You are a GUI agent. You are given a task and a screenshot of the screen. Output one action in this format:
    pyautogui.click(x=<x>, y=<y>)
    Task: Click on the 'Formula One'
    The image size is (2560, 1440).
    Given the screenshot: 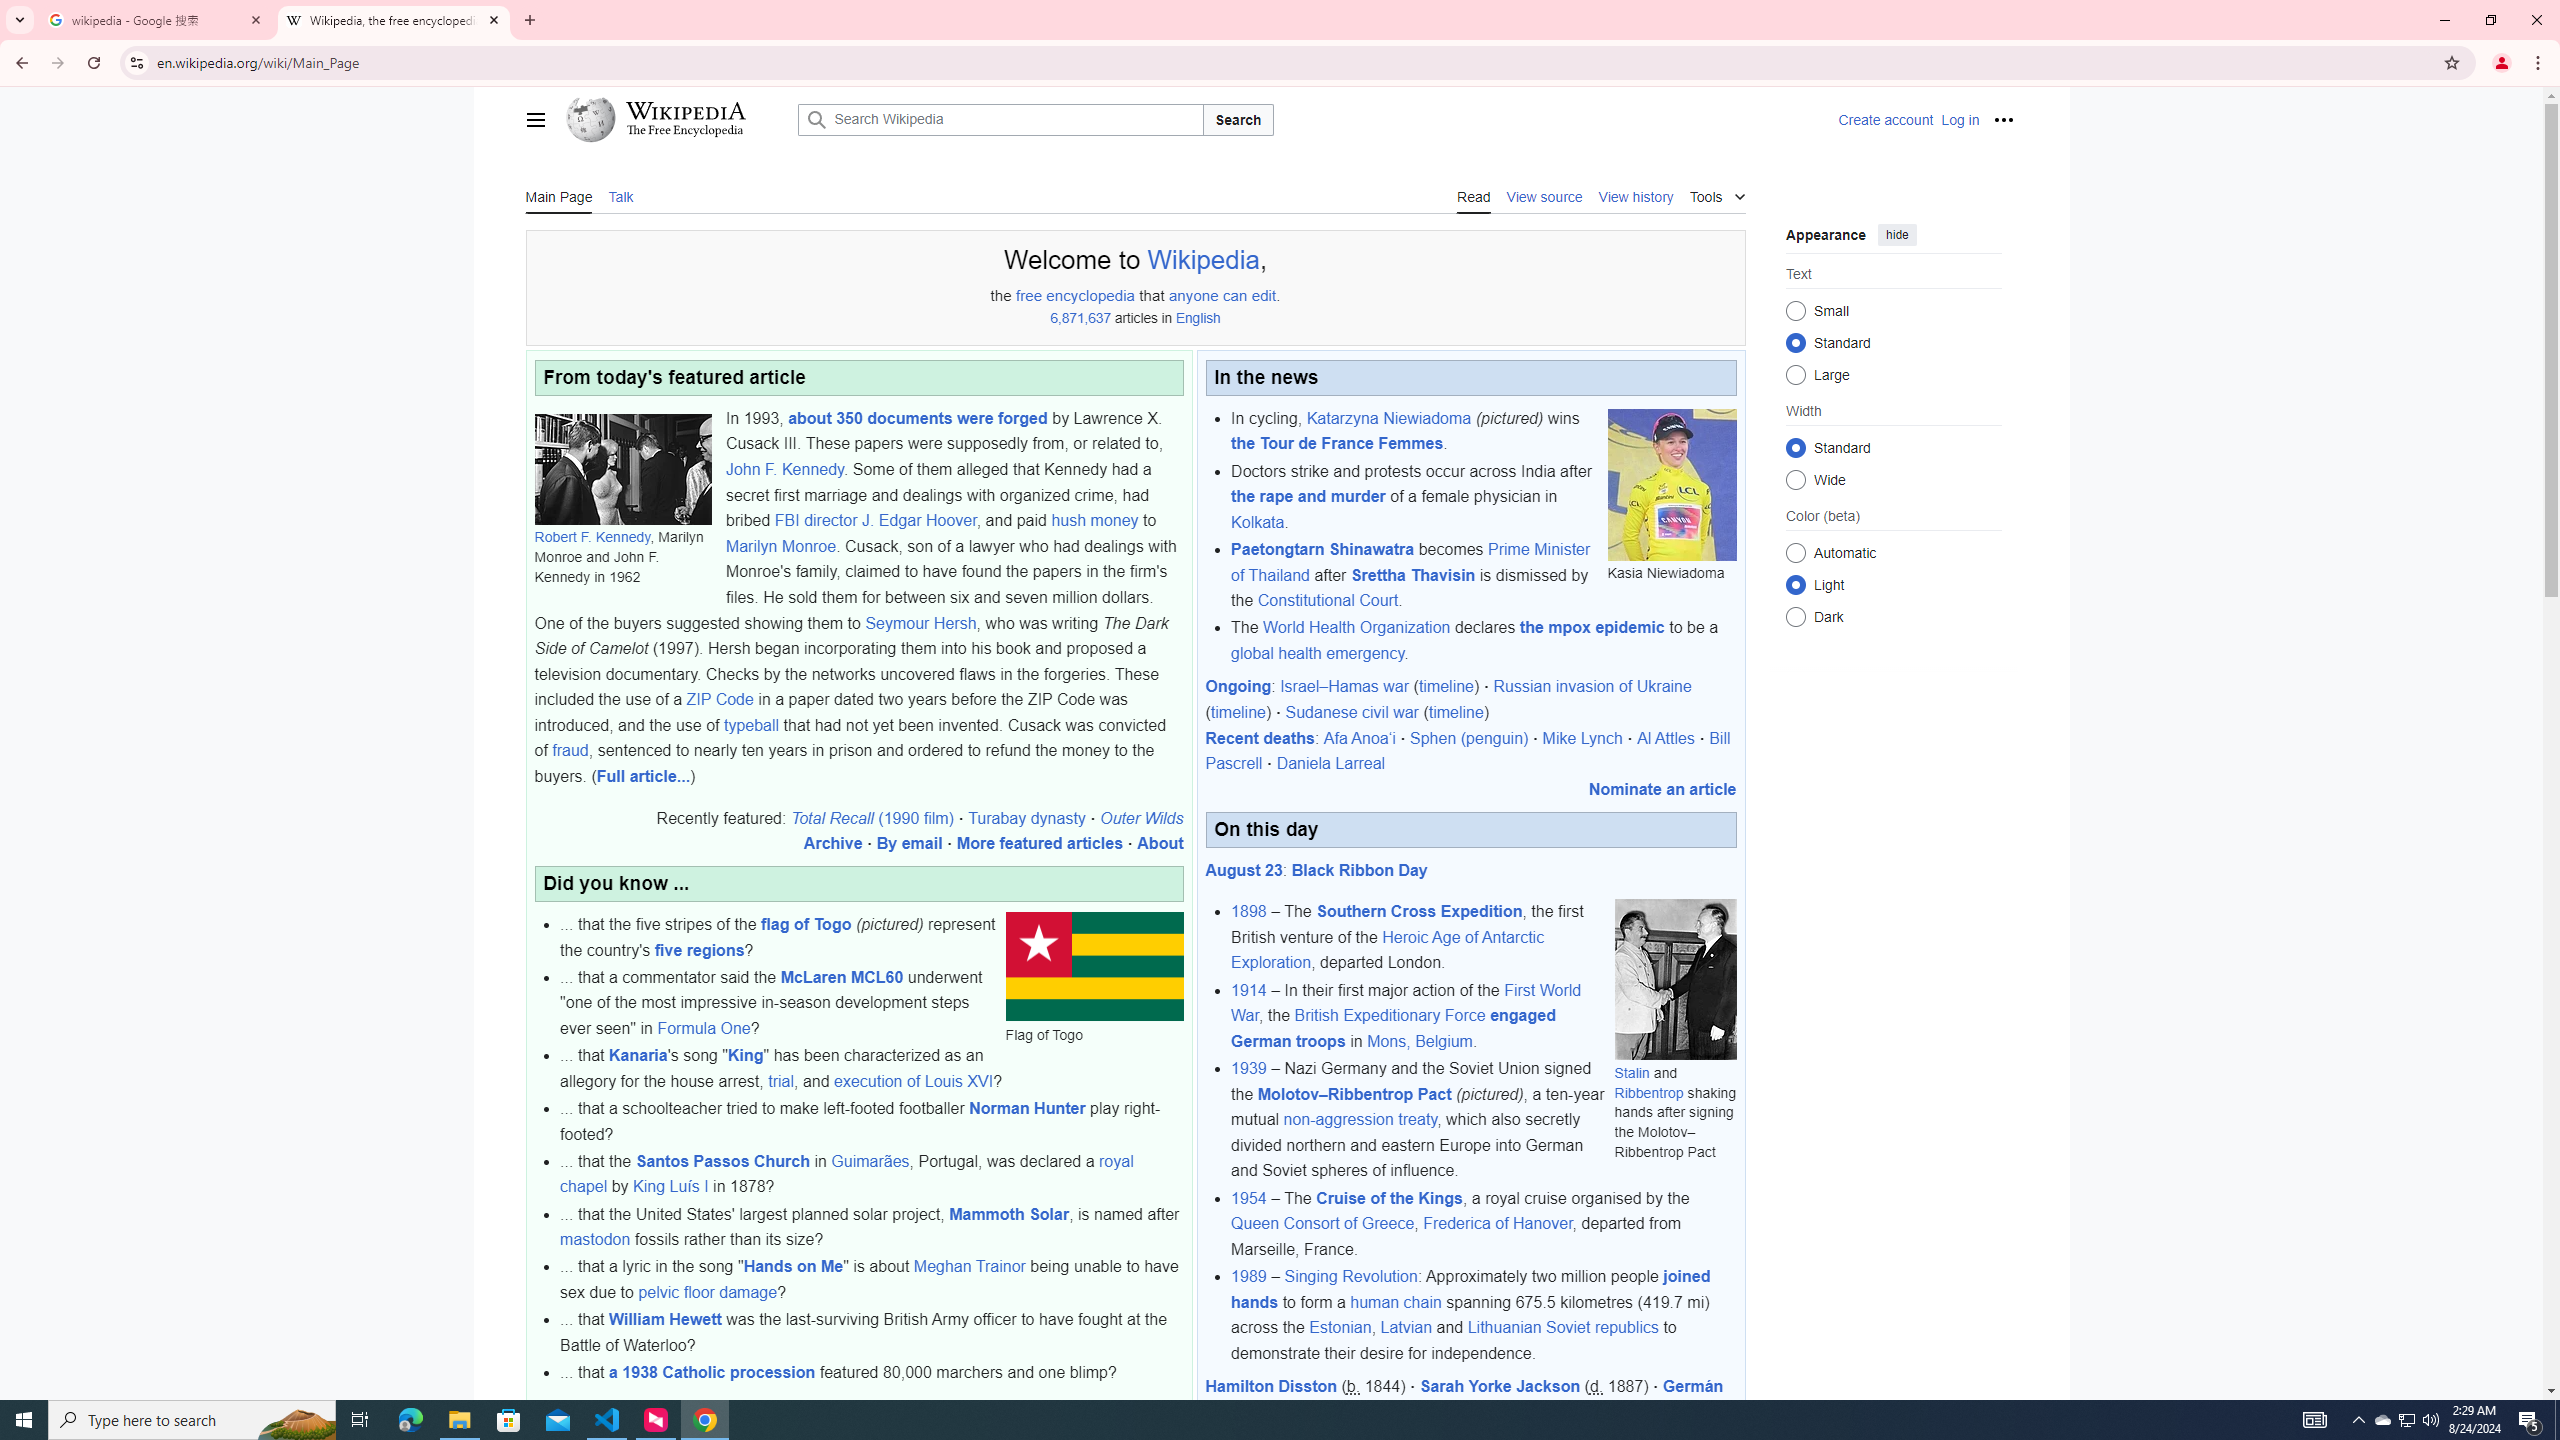 What is the action you would take?
    pyautogui.click(x=704, y=1027)
    